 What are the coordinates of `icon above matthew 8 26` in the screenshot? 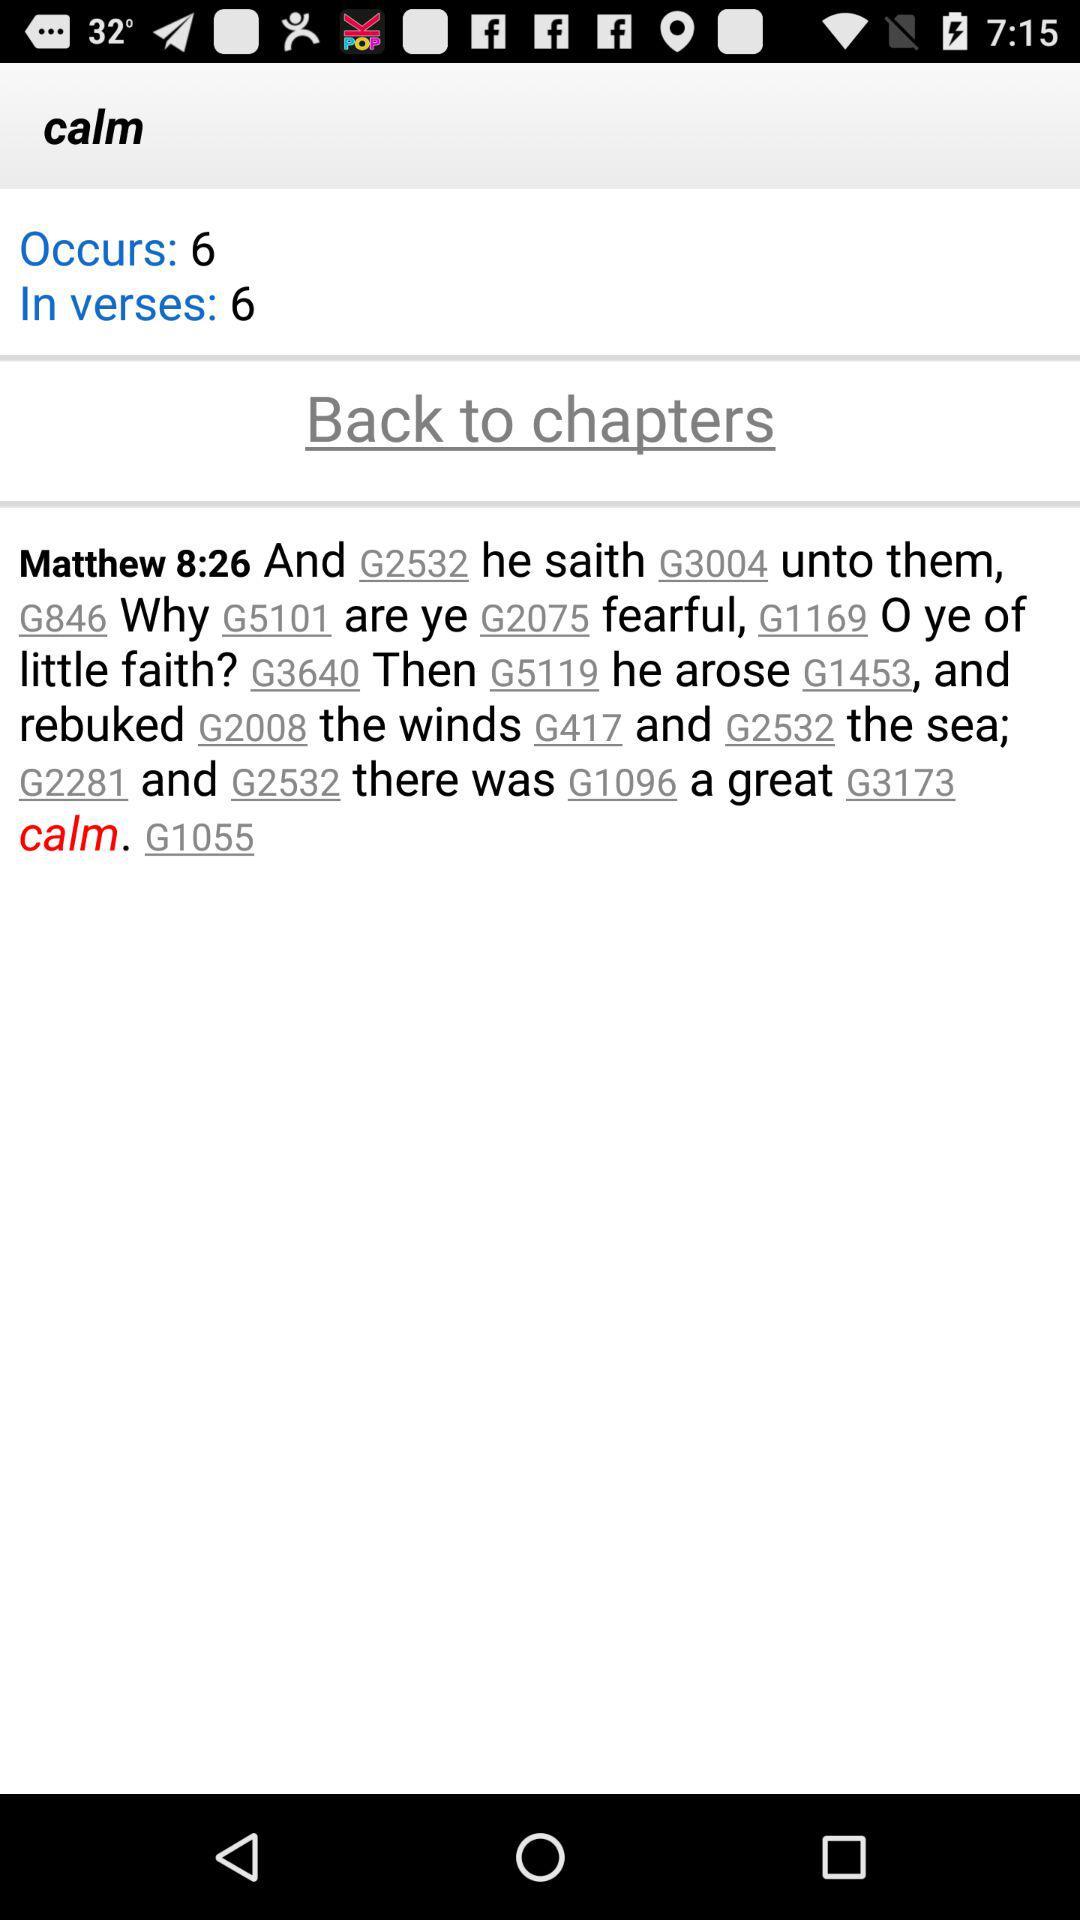 It's located at (540, 503).